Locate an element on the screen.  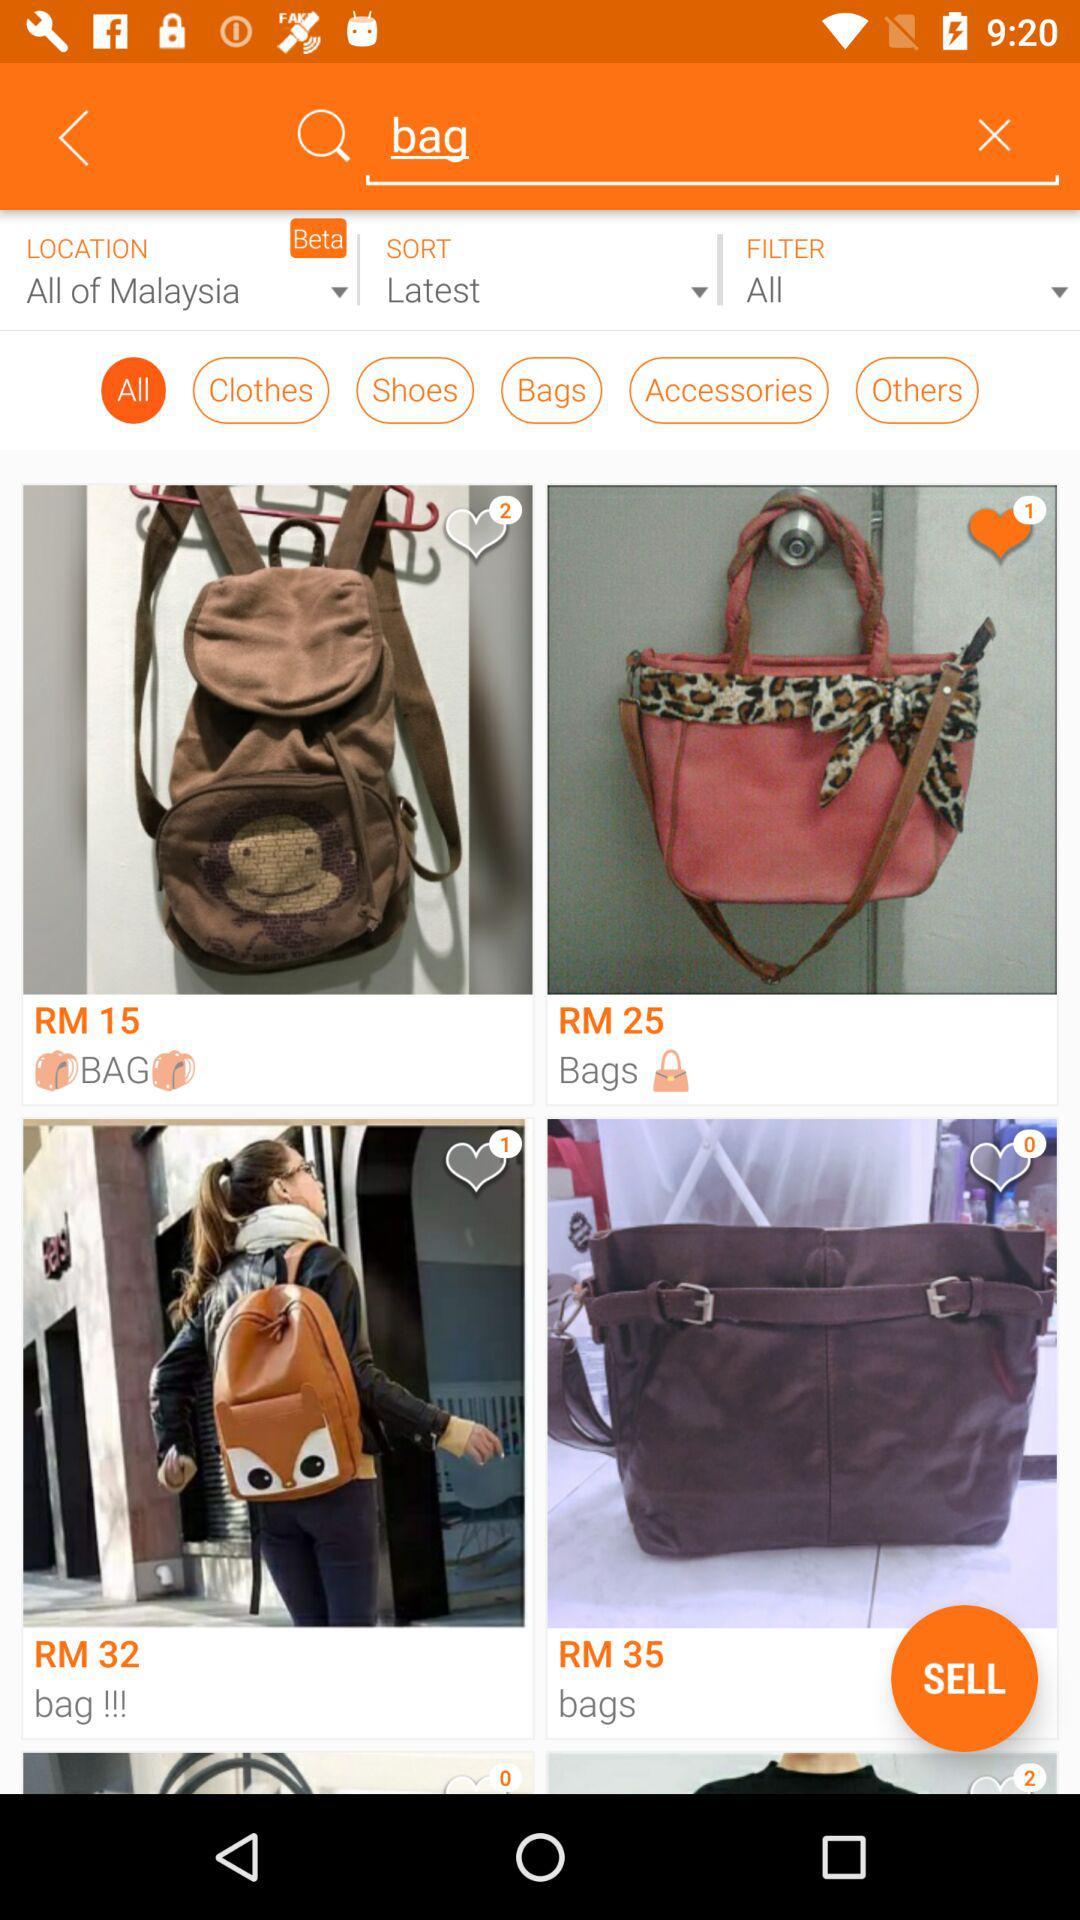
the button allows user to like a product and also shows how many people liked that product is located at coordinates (999, 537).